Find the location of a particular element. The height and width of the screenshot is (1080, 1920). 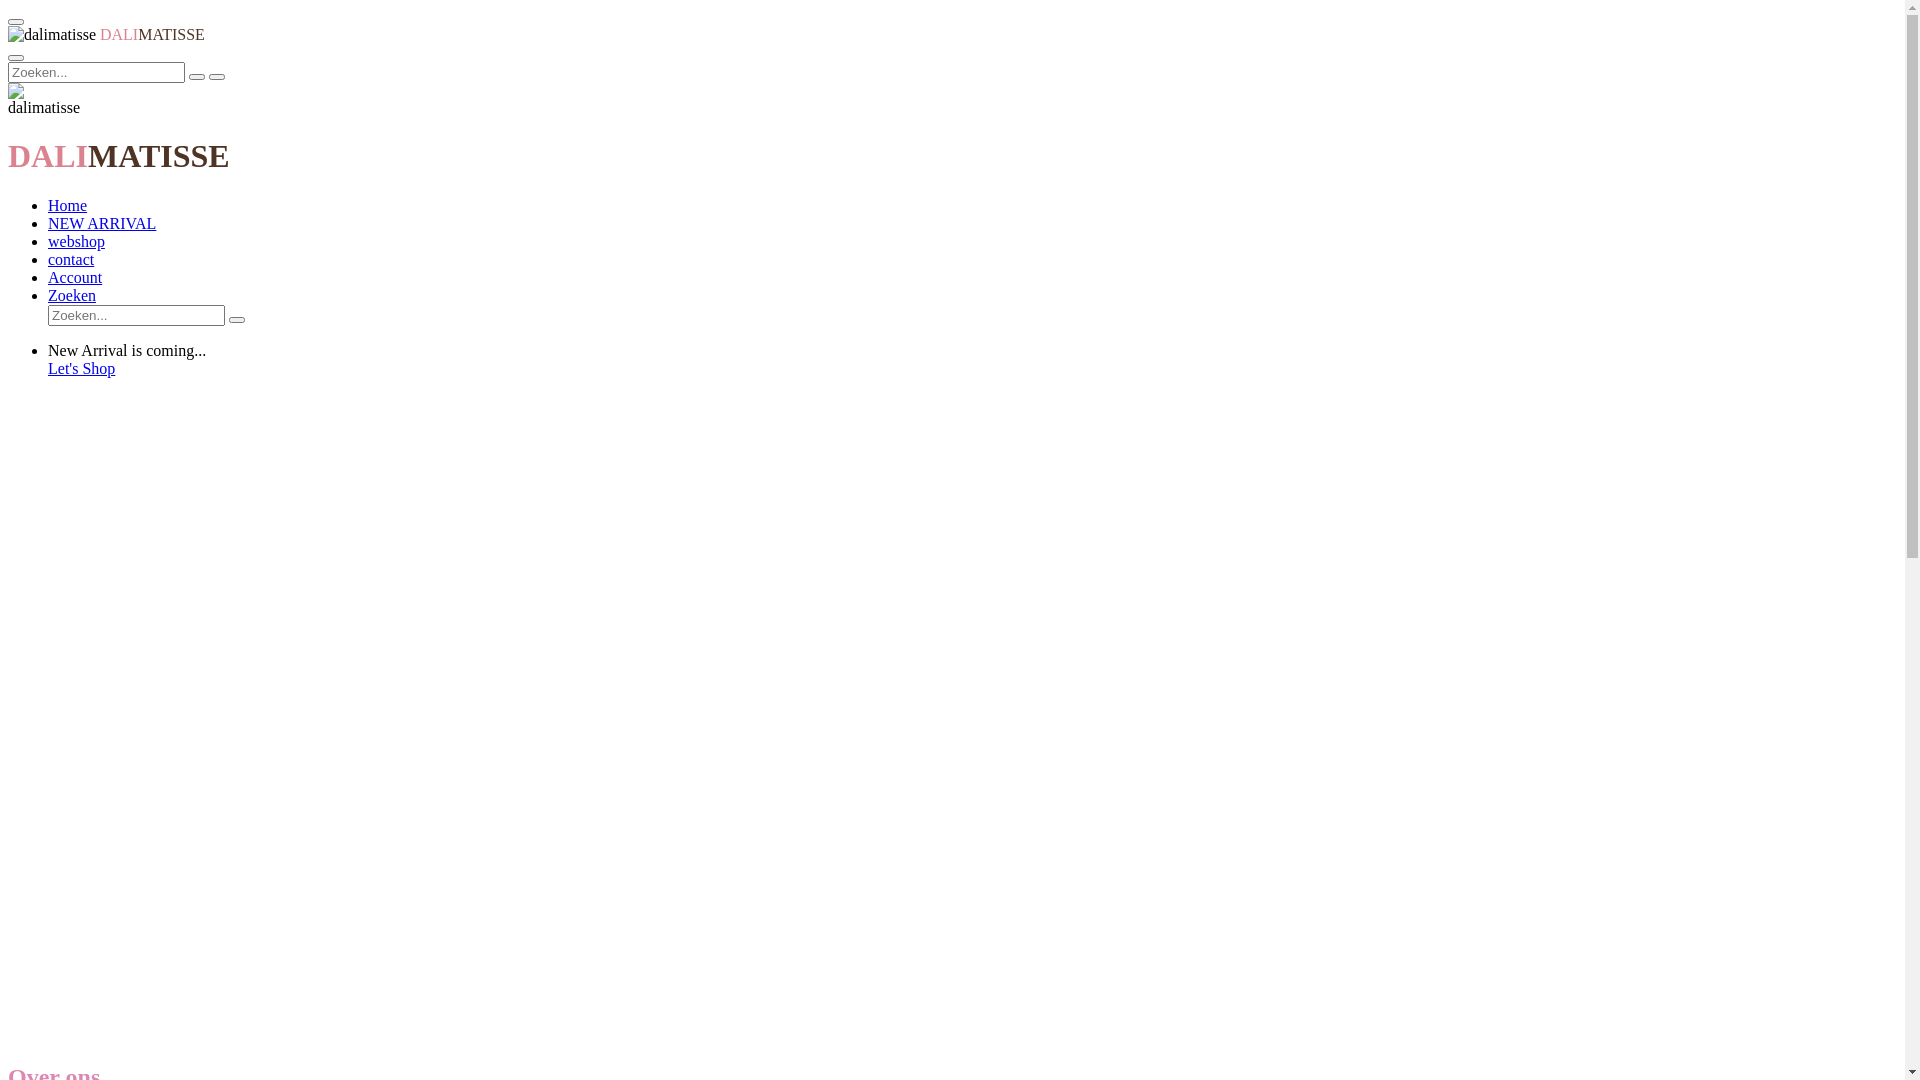

'Home' is located at coordinates (67, 205).